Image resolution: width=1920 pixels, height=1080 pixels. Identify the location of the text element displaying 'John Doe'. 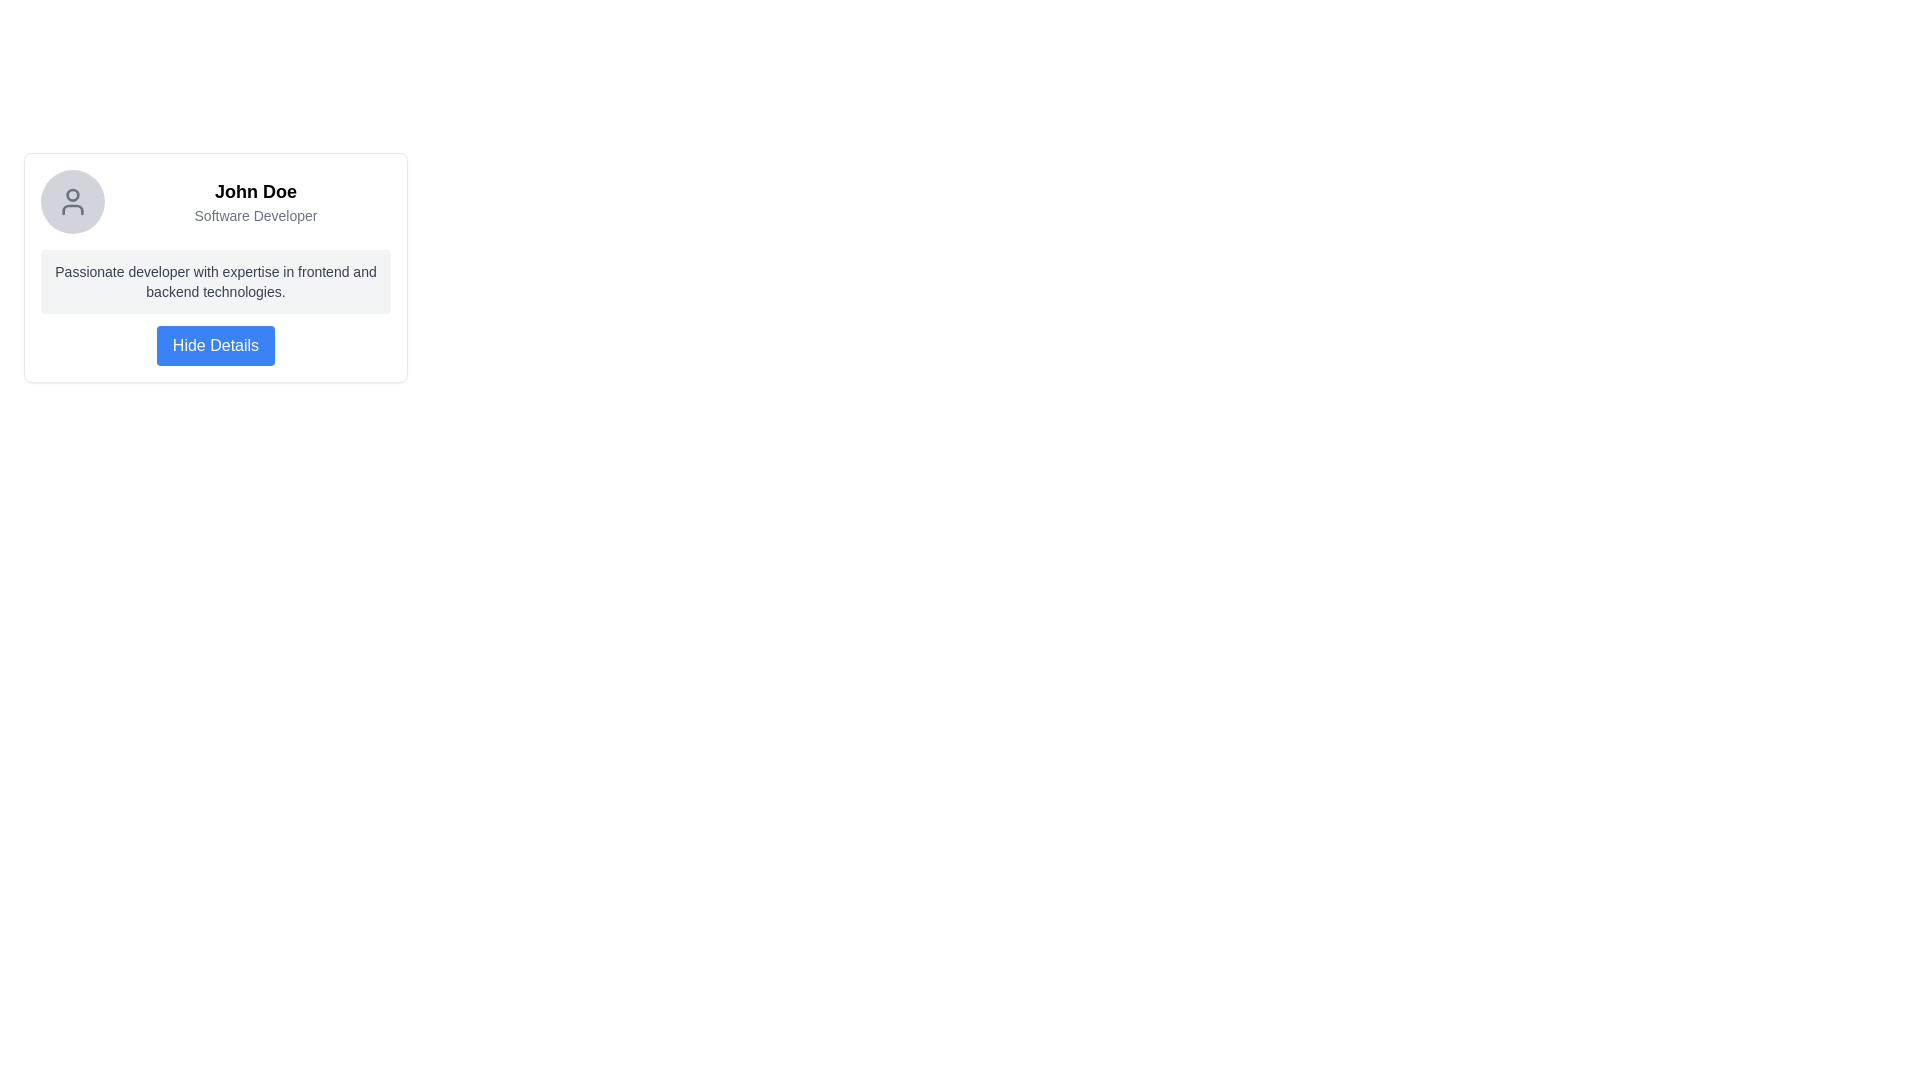
(216, 201).